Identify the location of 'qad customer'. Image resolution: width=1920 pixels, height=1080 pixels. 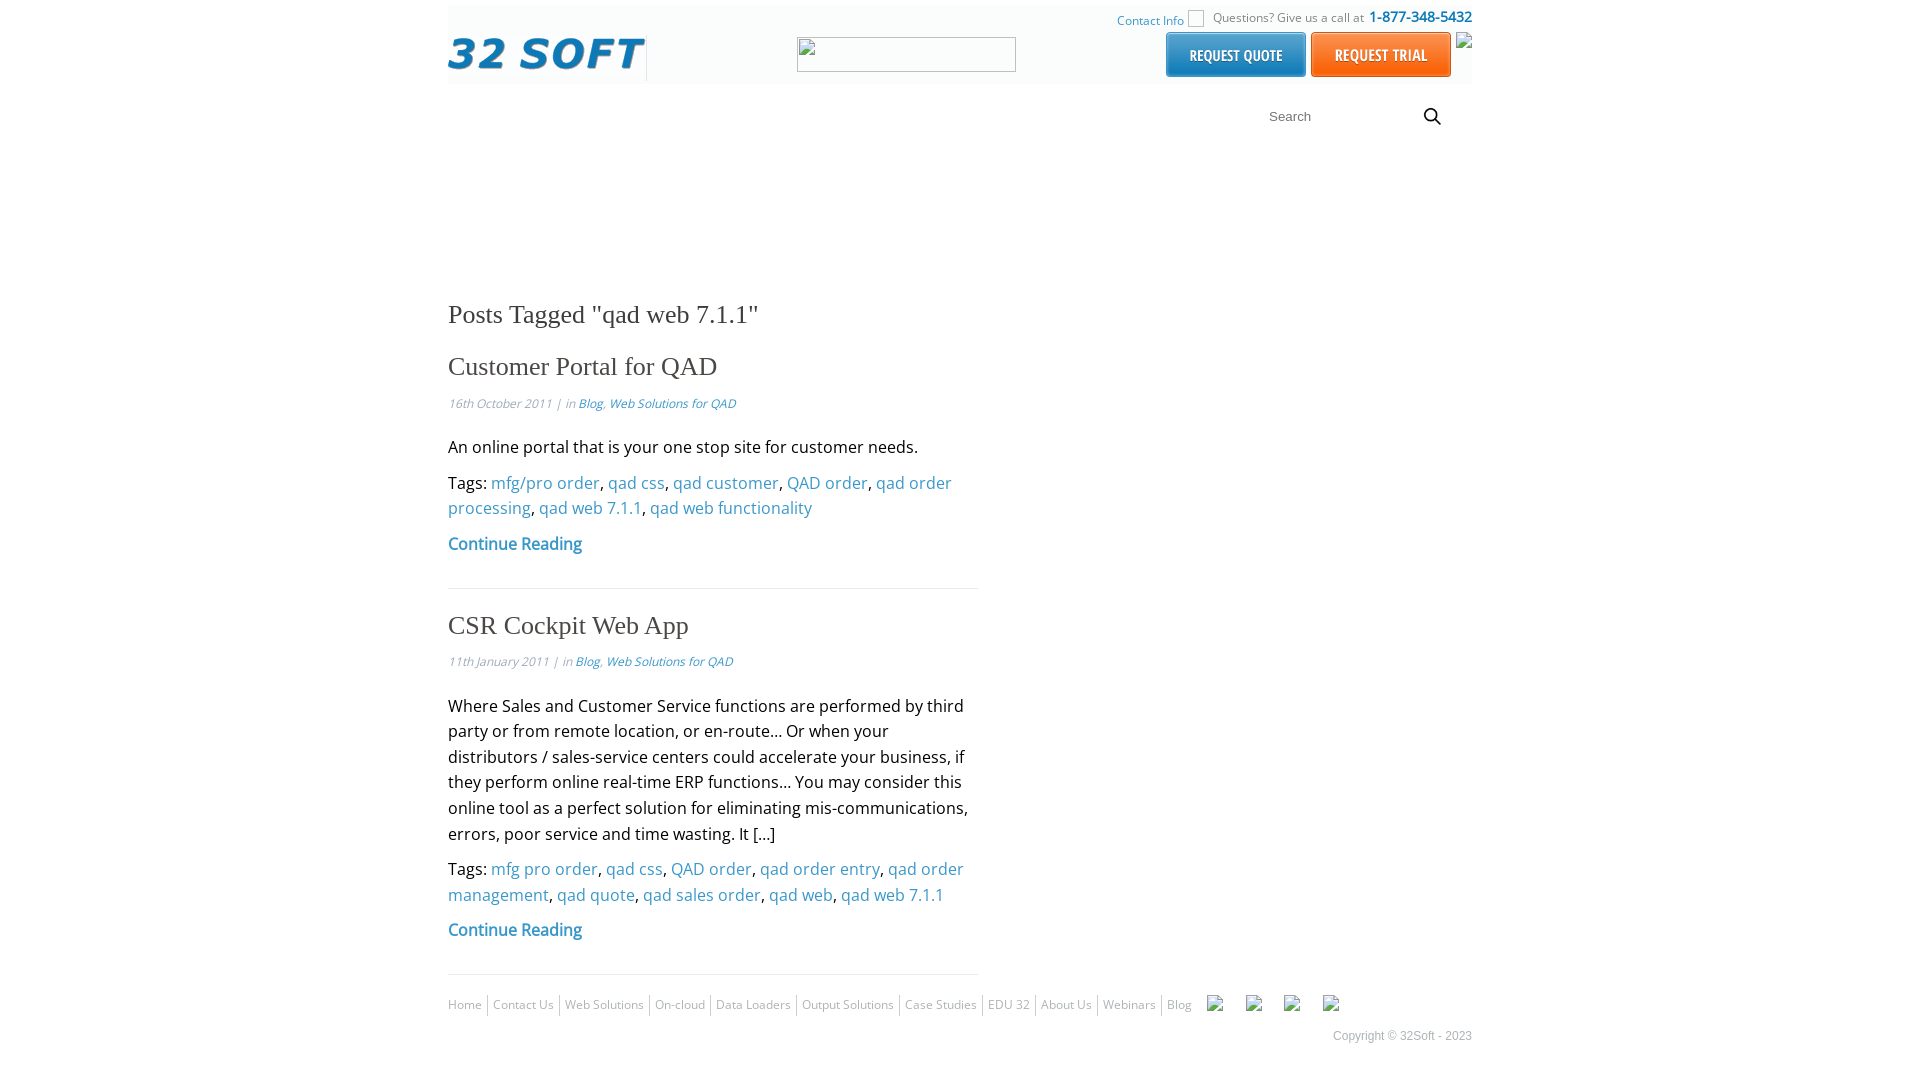
(724, 482).